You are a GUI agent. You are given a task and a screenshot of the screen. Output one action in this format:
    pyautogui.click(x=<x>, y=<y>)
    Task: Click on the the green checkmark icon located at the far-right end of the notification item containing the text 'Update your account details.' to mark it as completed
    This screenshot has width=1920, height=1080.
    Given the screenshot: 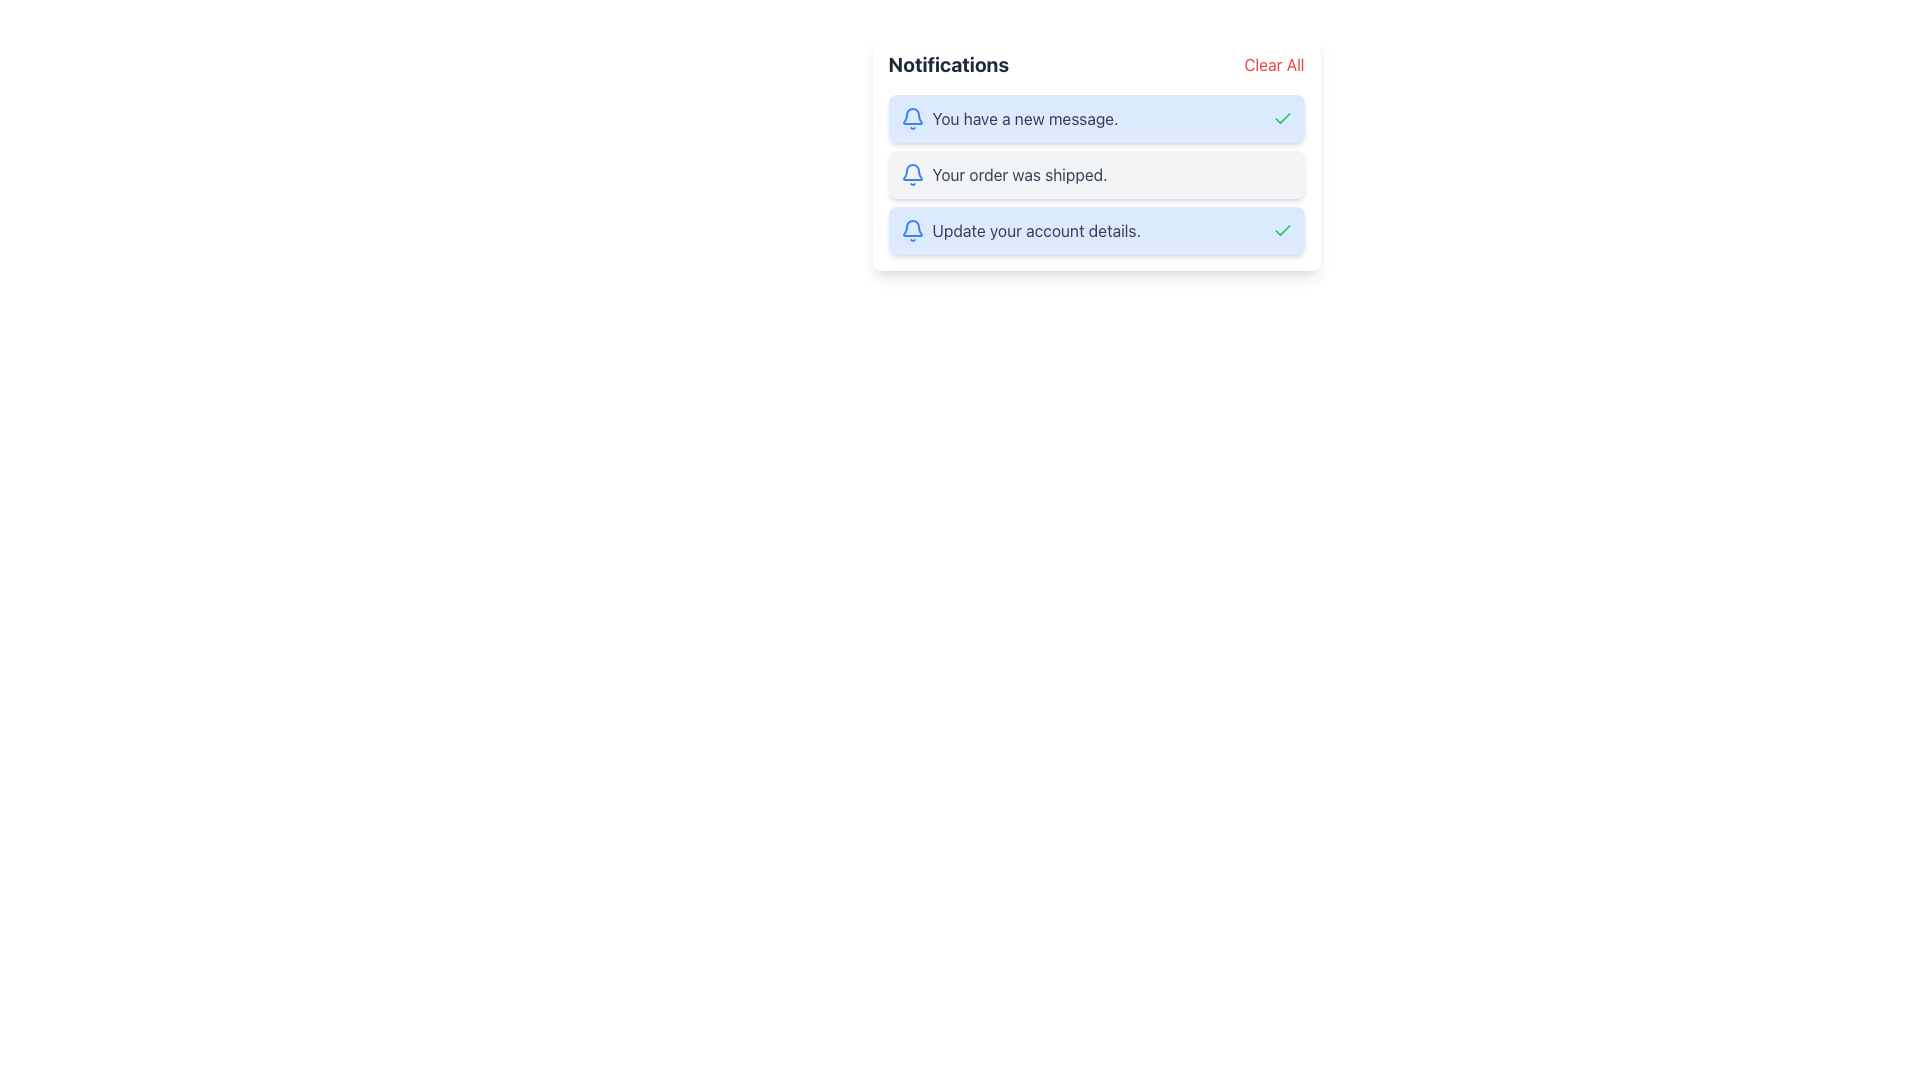 What is the action you would take?
    pyautogui.click(x=1282, y=230)
    